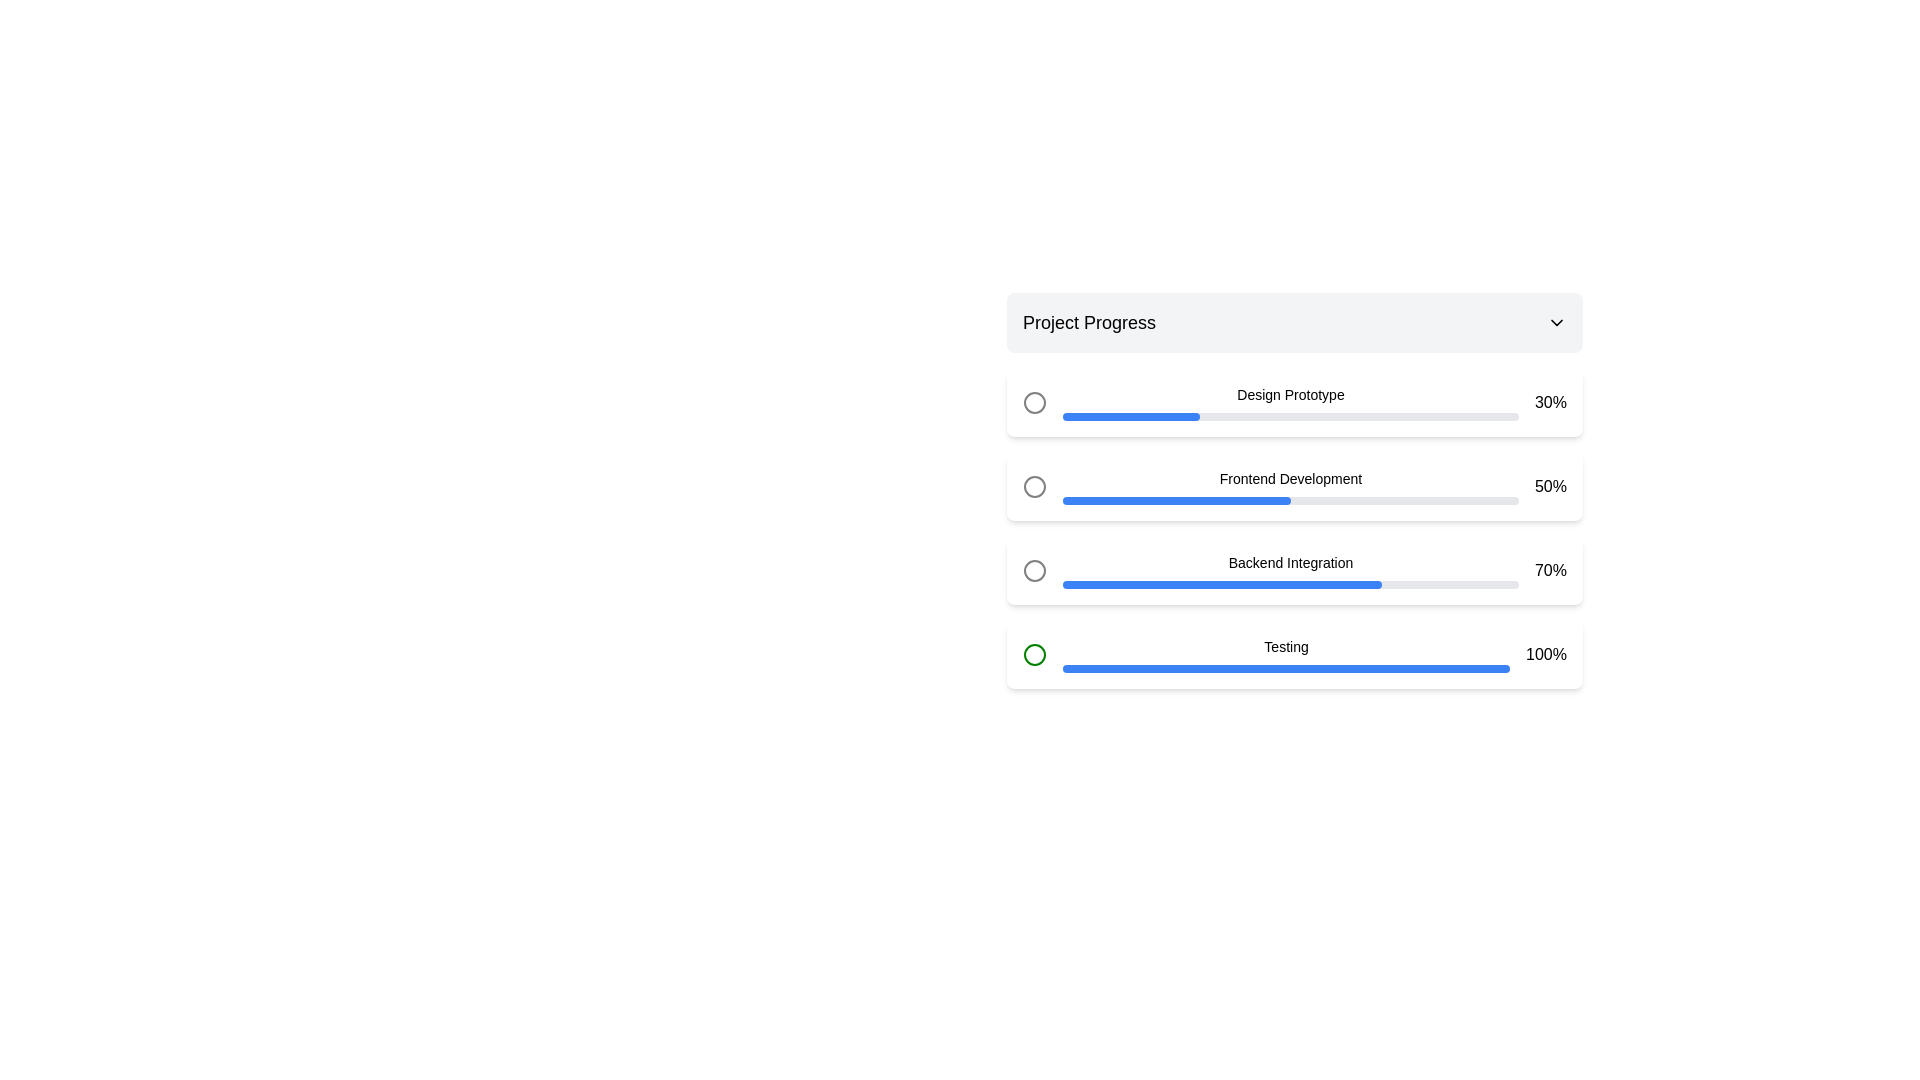 This screenshot has width=1920, height=1080. Describe the element at coordinates (1291, 500) in the screenshot. I see `the gray background bar of the progress indicator in the second row of the vertical list for 'Frontend Development'` at that location.